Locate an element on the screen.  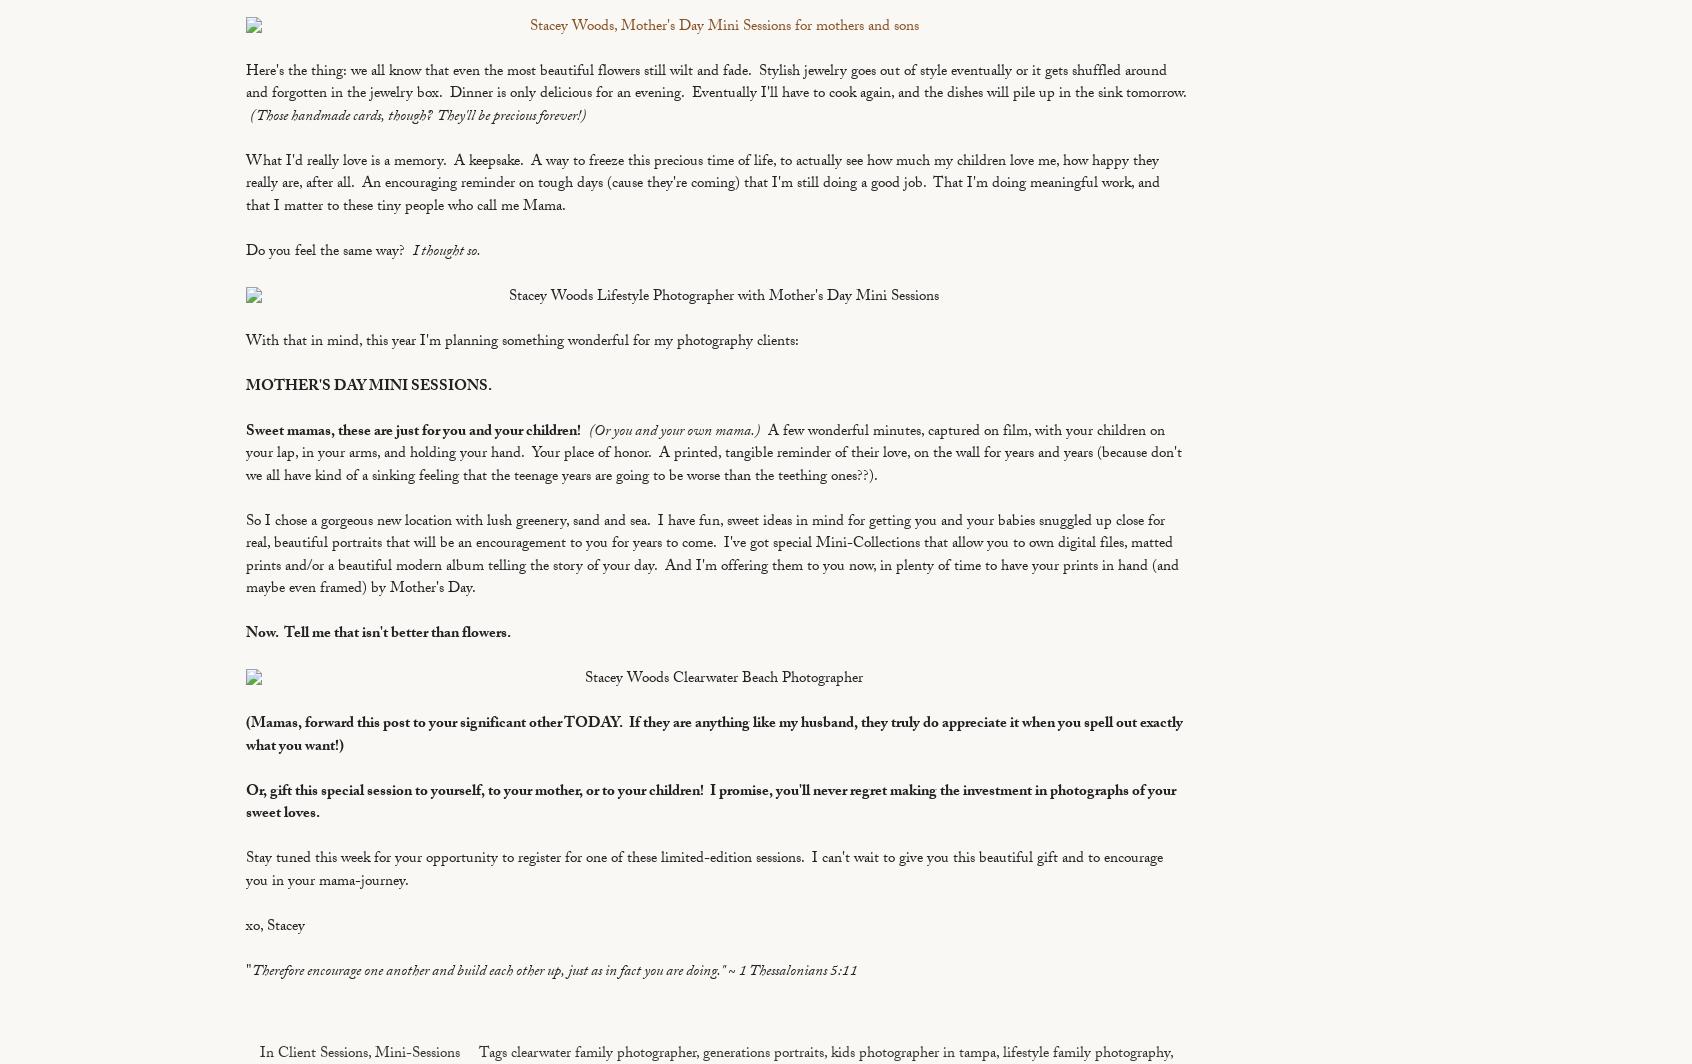
'With that in mind, this year I'm planning something wonderful for my photography clients:' is located at coordinates (522, 341).